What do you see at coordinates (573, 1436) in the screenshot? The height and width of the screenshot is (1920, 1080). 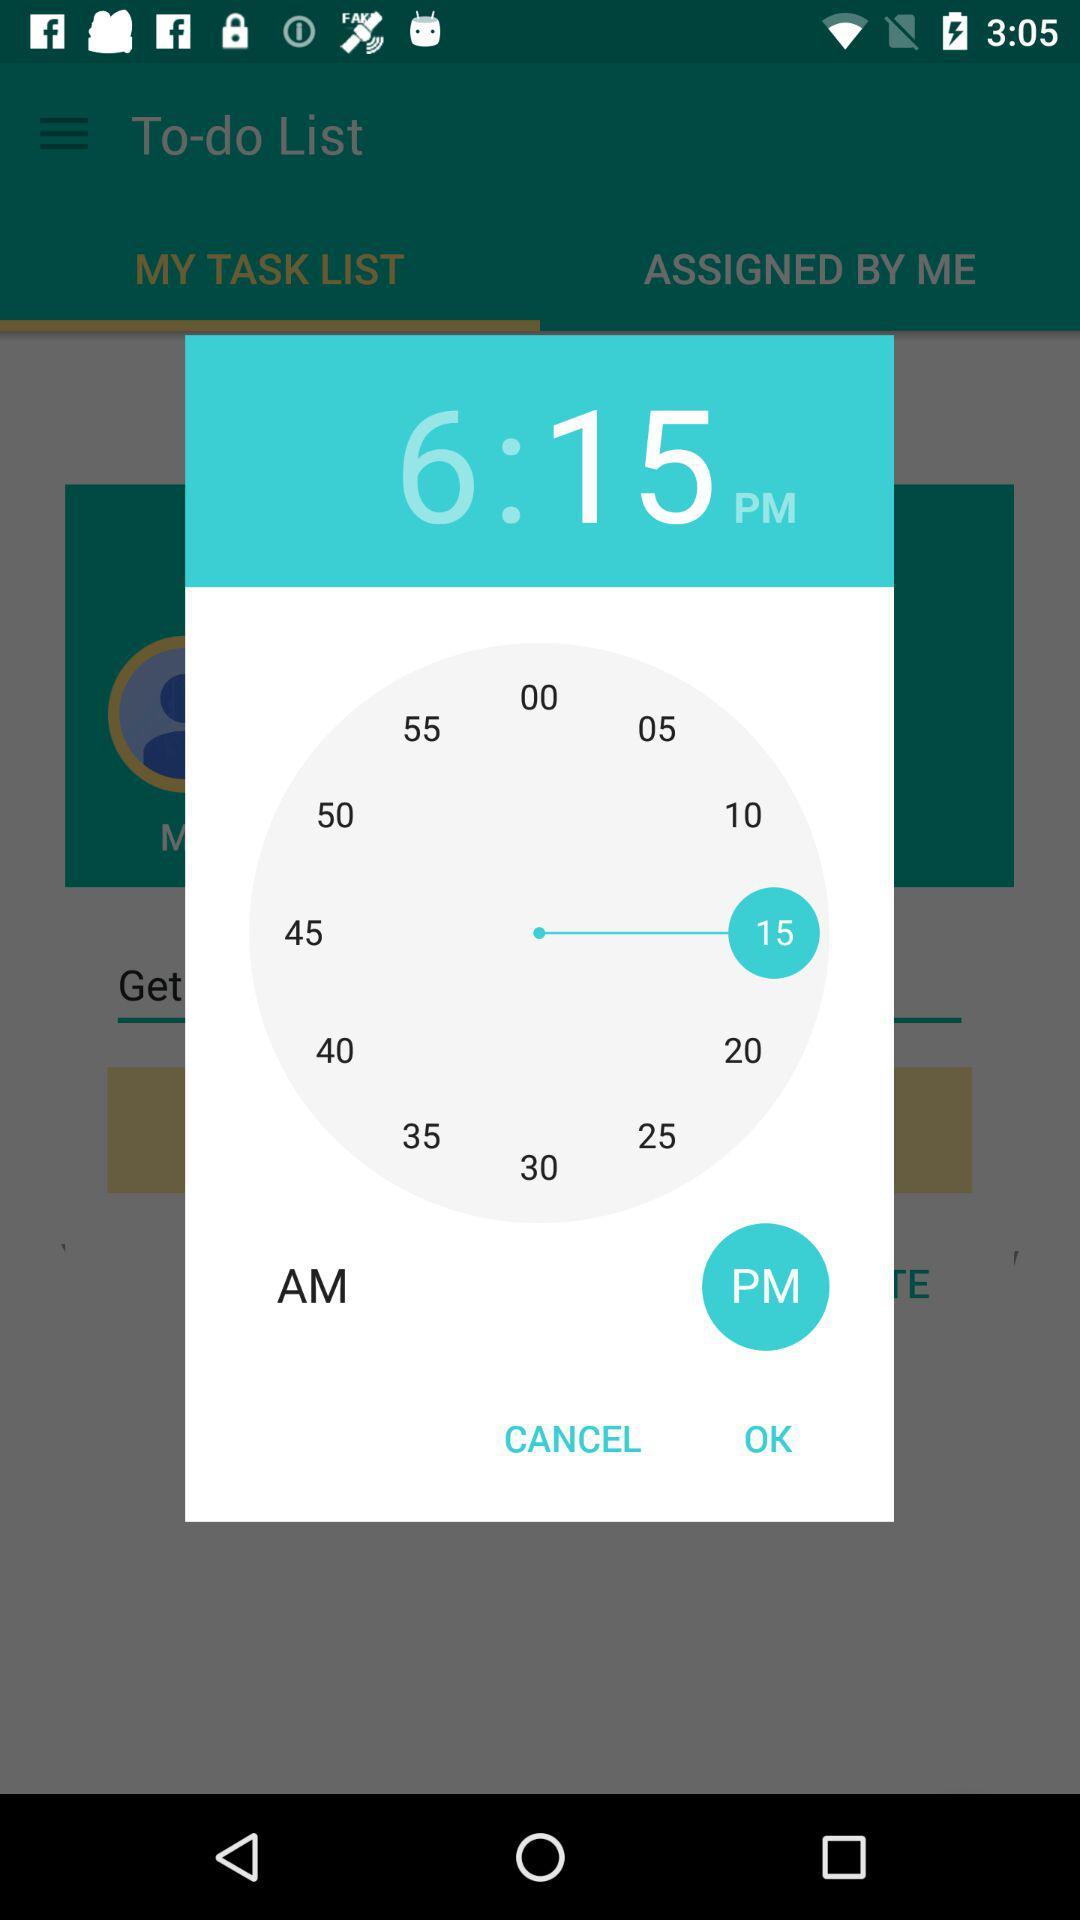 I see `the cancel at the bottom` at bounding box center [573, 1436].